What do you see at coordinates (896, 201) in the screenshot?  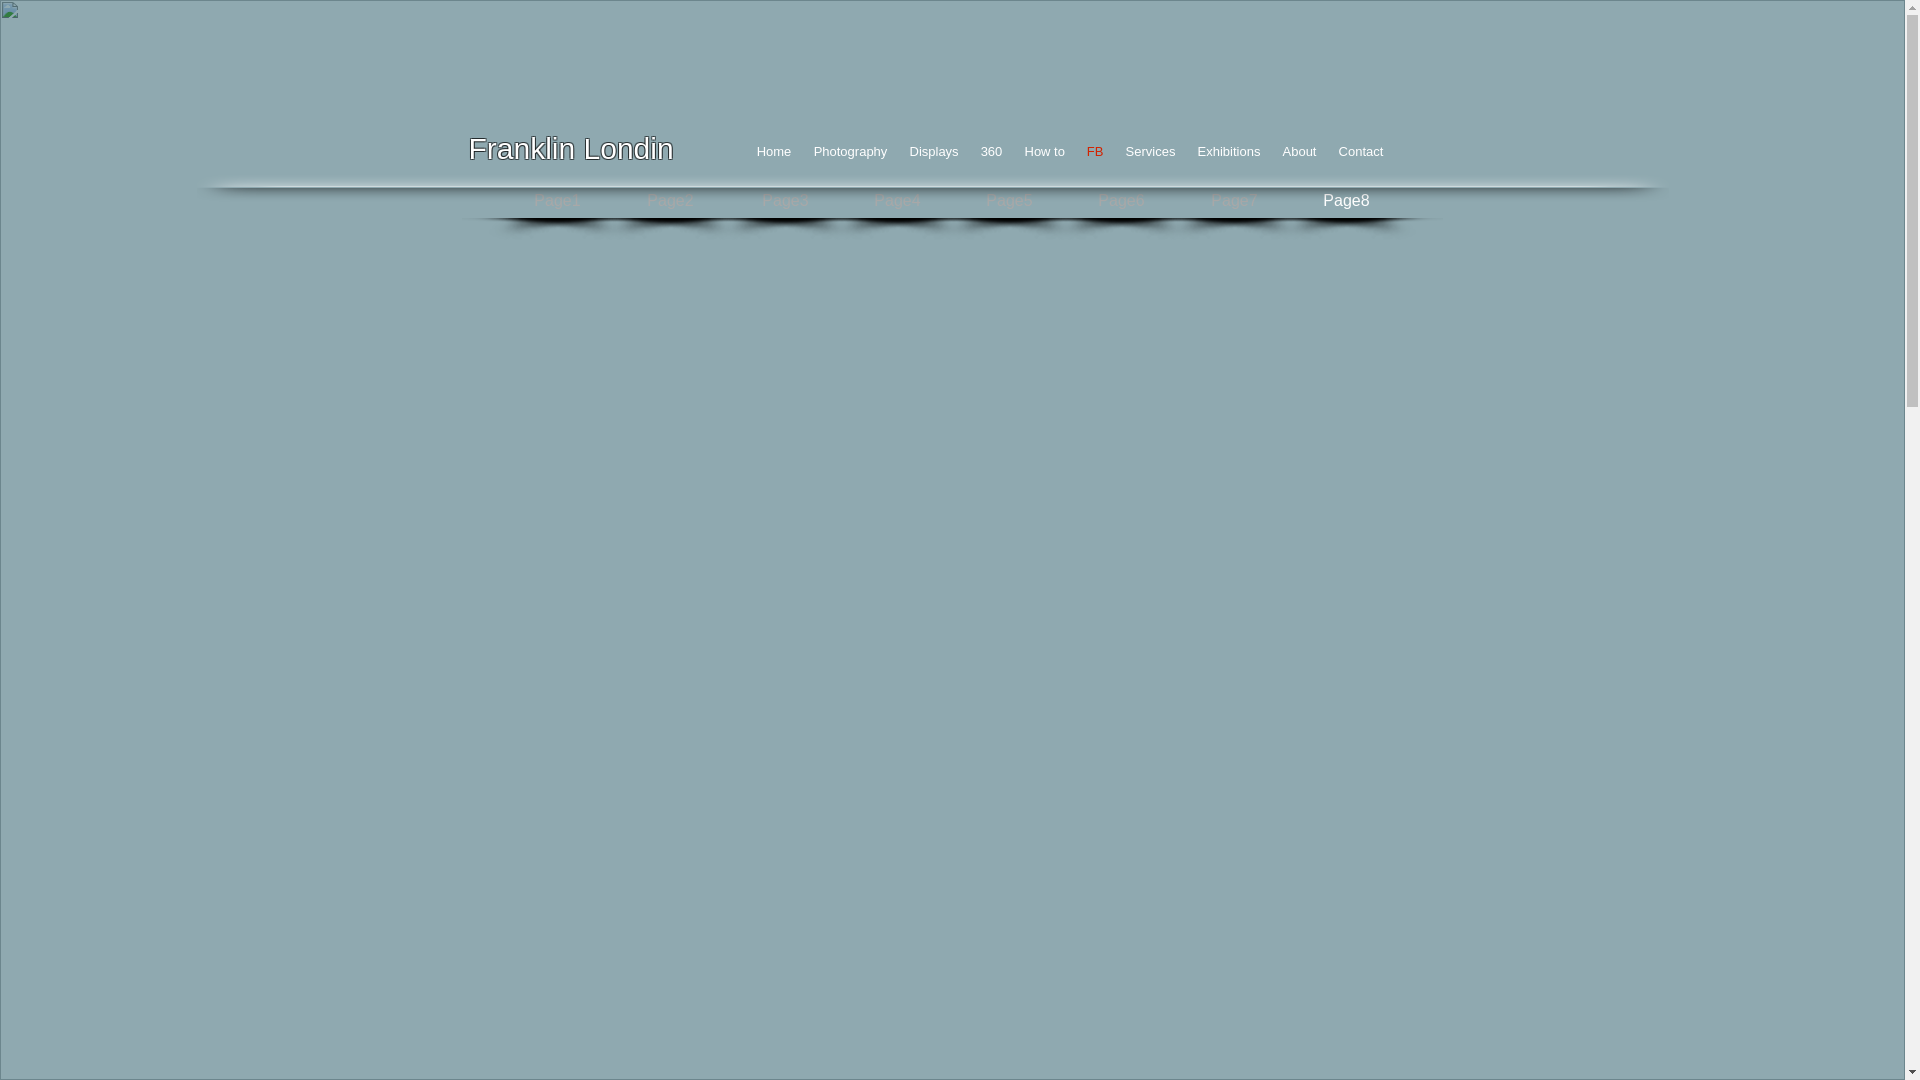 I see `'Page4'` at bounding box center [896, 201].